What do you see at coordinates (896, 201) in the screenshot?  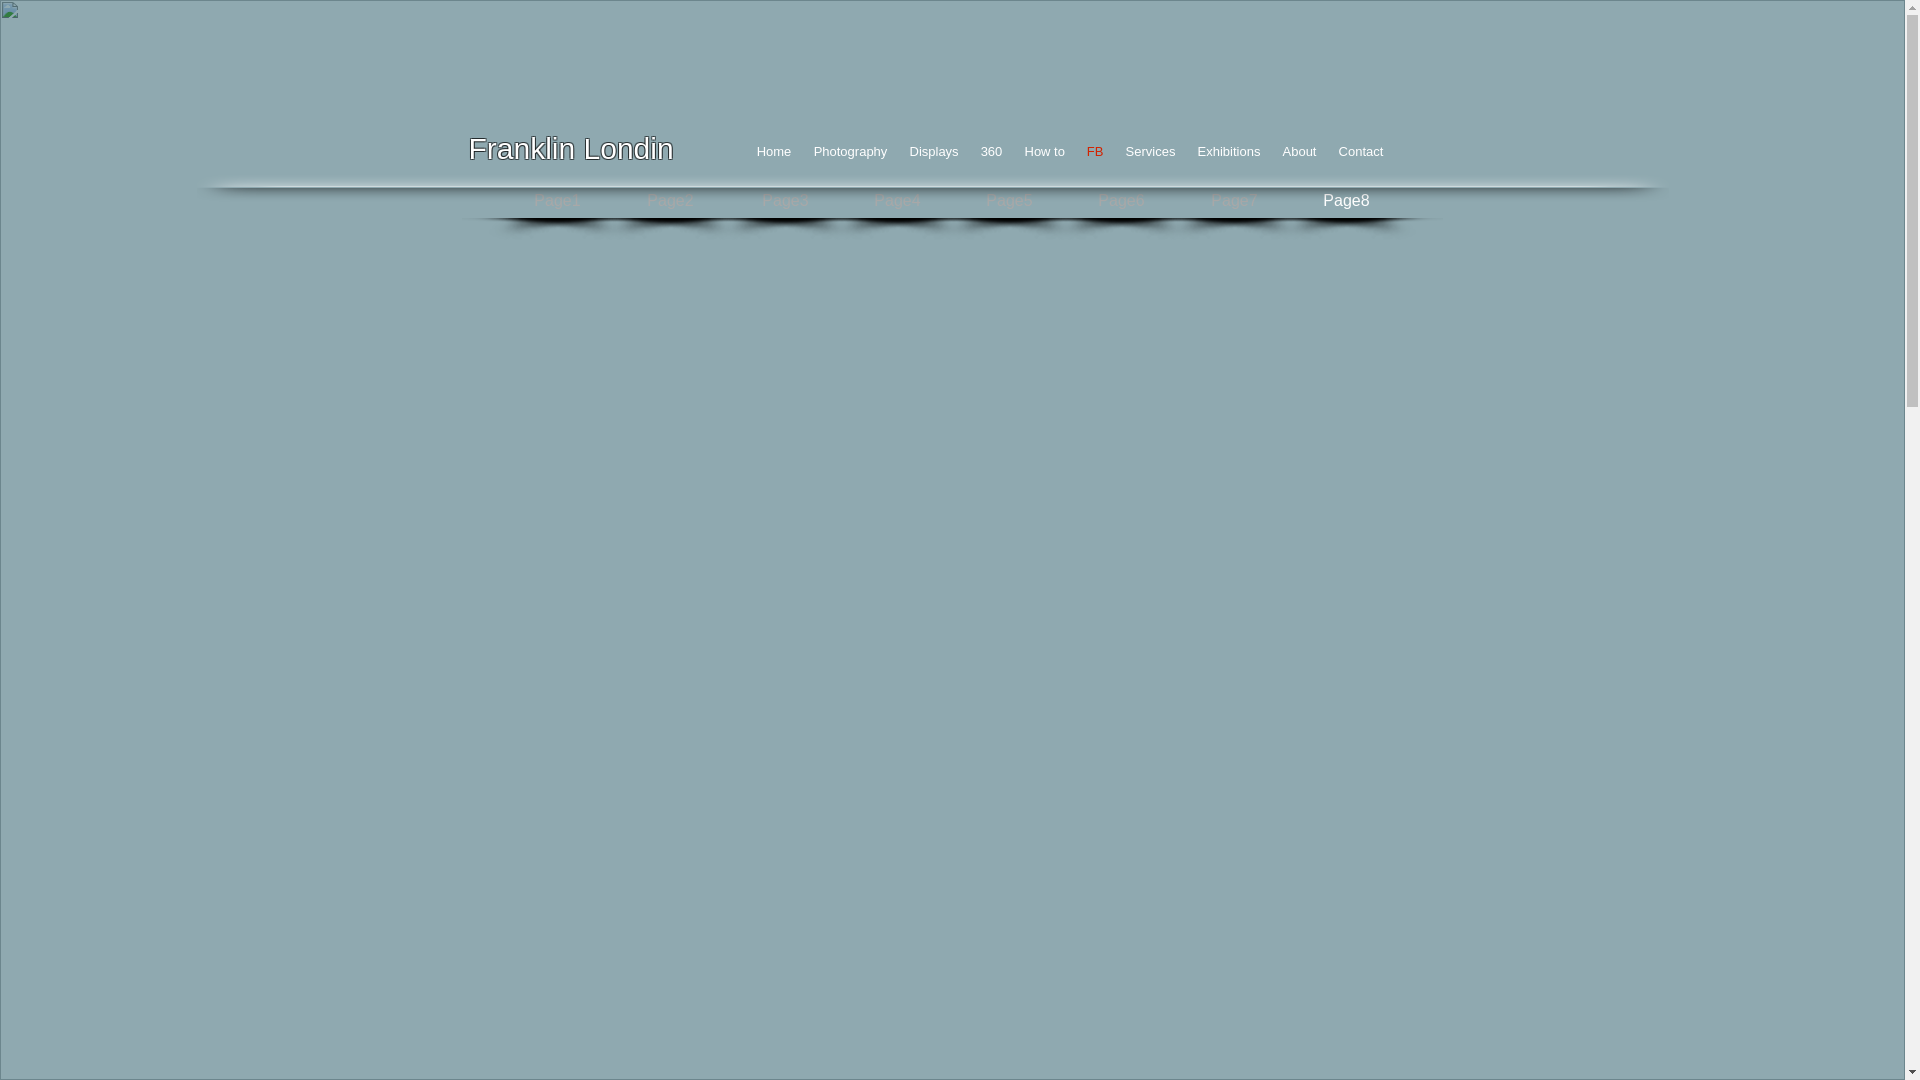 I see `'Page4'` at bounding box center [896, 201].